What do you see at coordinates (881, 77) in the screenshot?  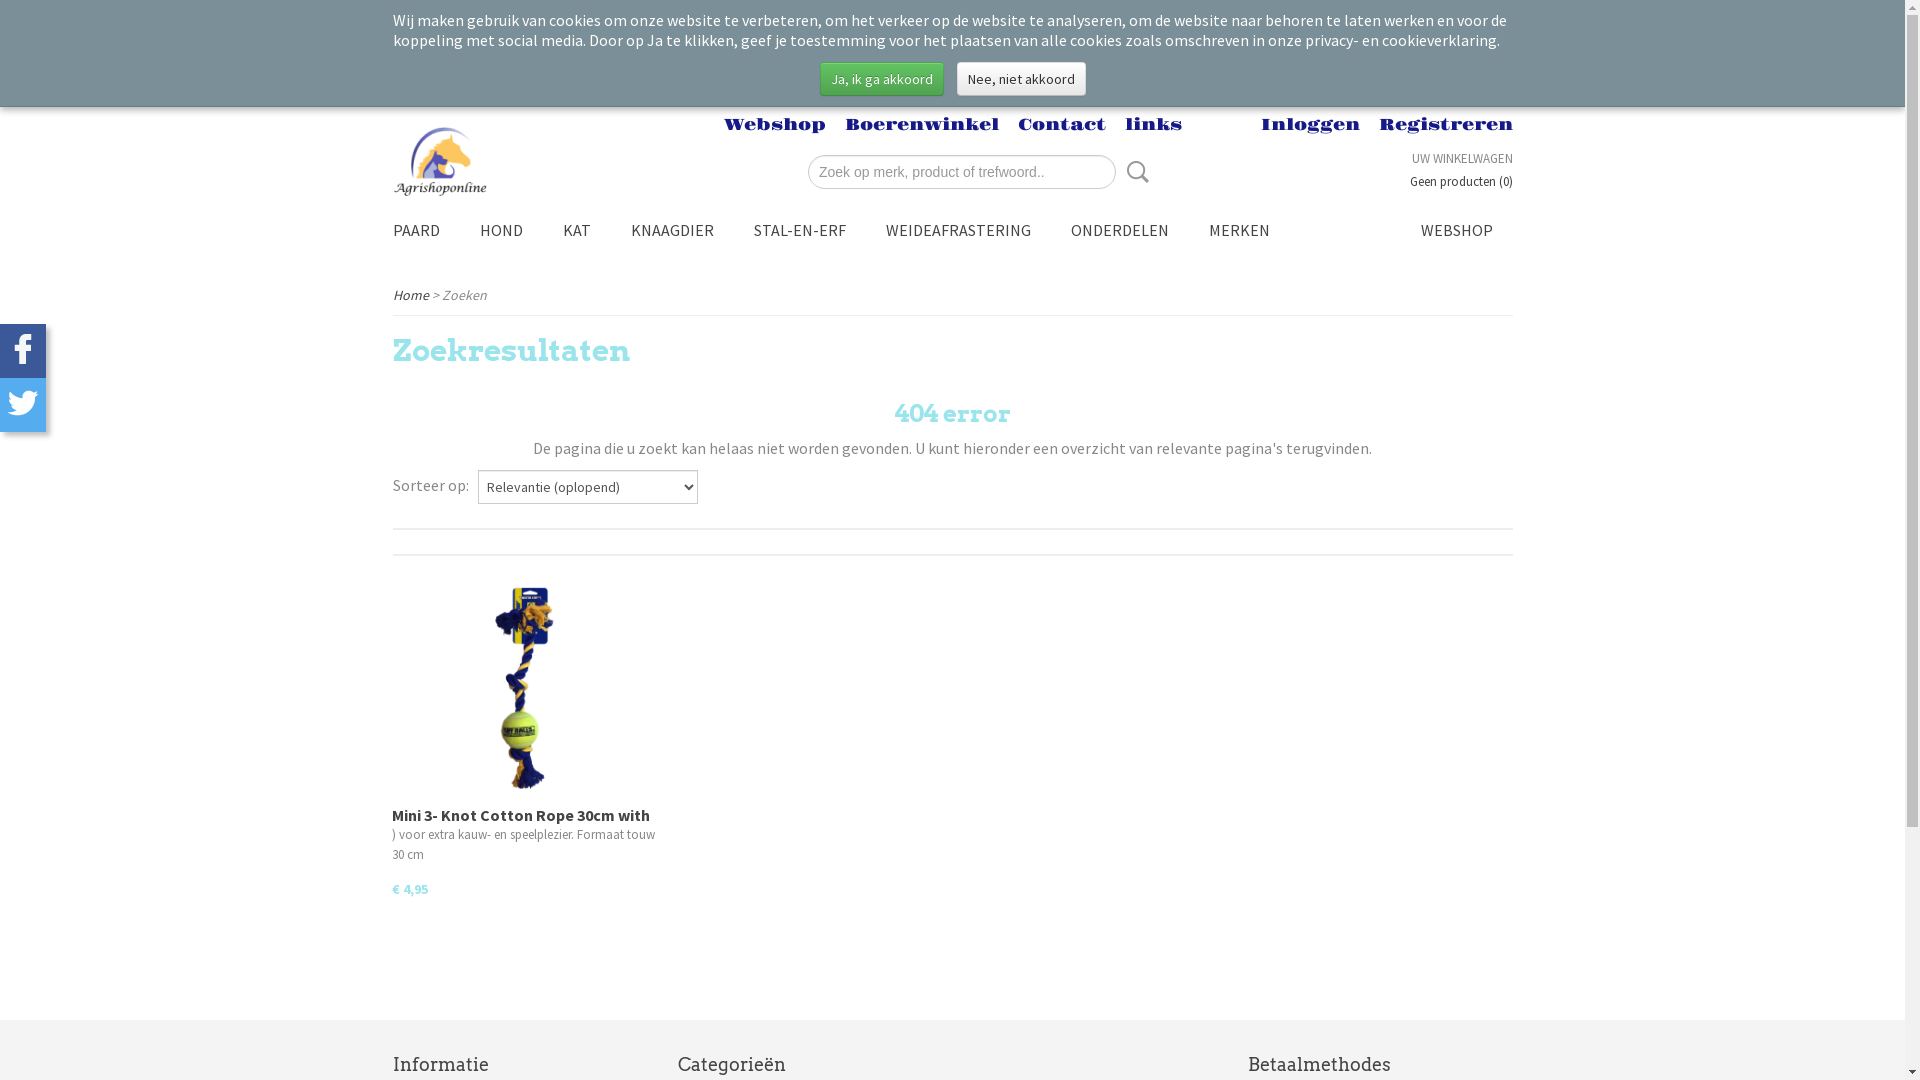 I see `'Ja, ik ga akkoord'` at bounding box center [881, 77].